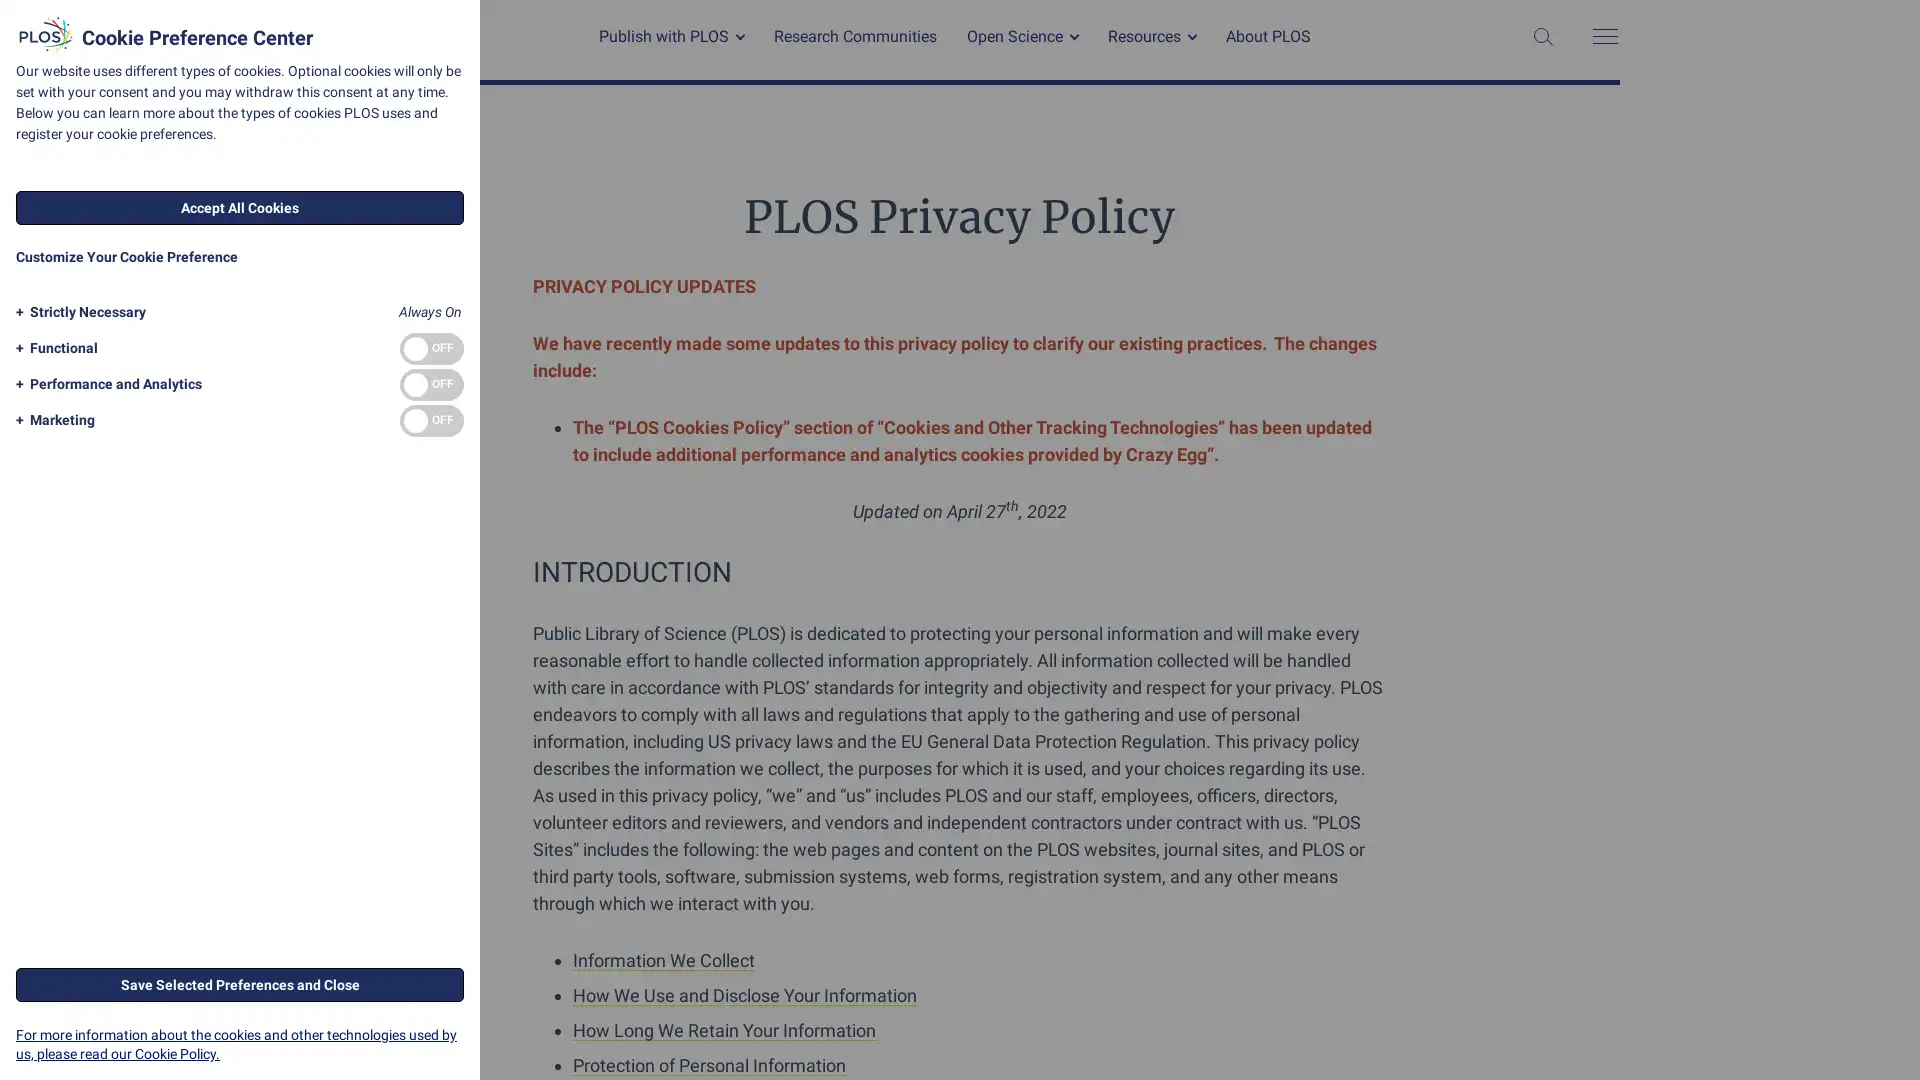 Image resolution: width=1920 pixels, height=1080 pixels. Describe the element at coordinates (240, 208) in the screenshot. I see `Accept All Cookies` at that location.